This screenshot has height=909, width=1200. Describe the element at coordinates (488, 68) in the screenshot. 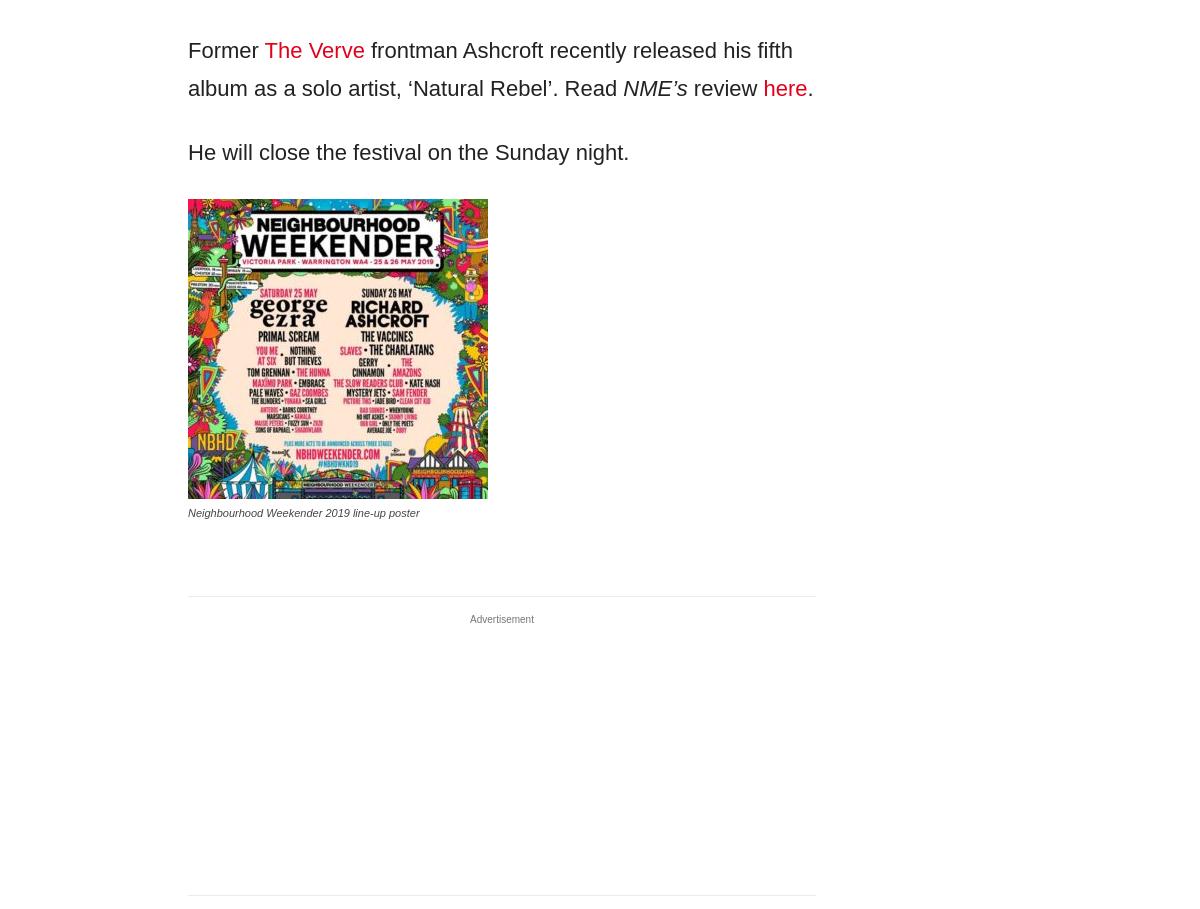

I see `'frontman Ashcroft recently released his fifth album as a solo artist, ‘Natural Rebel’. Read'` at that location.